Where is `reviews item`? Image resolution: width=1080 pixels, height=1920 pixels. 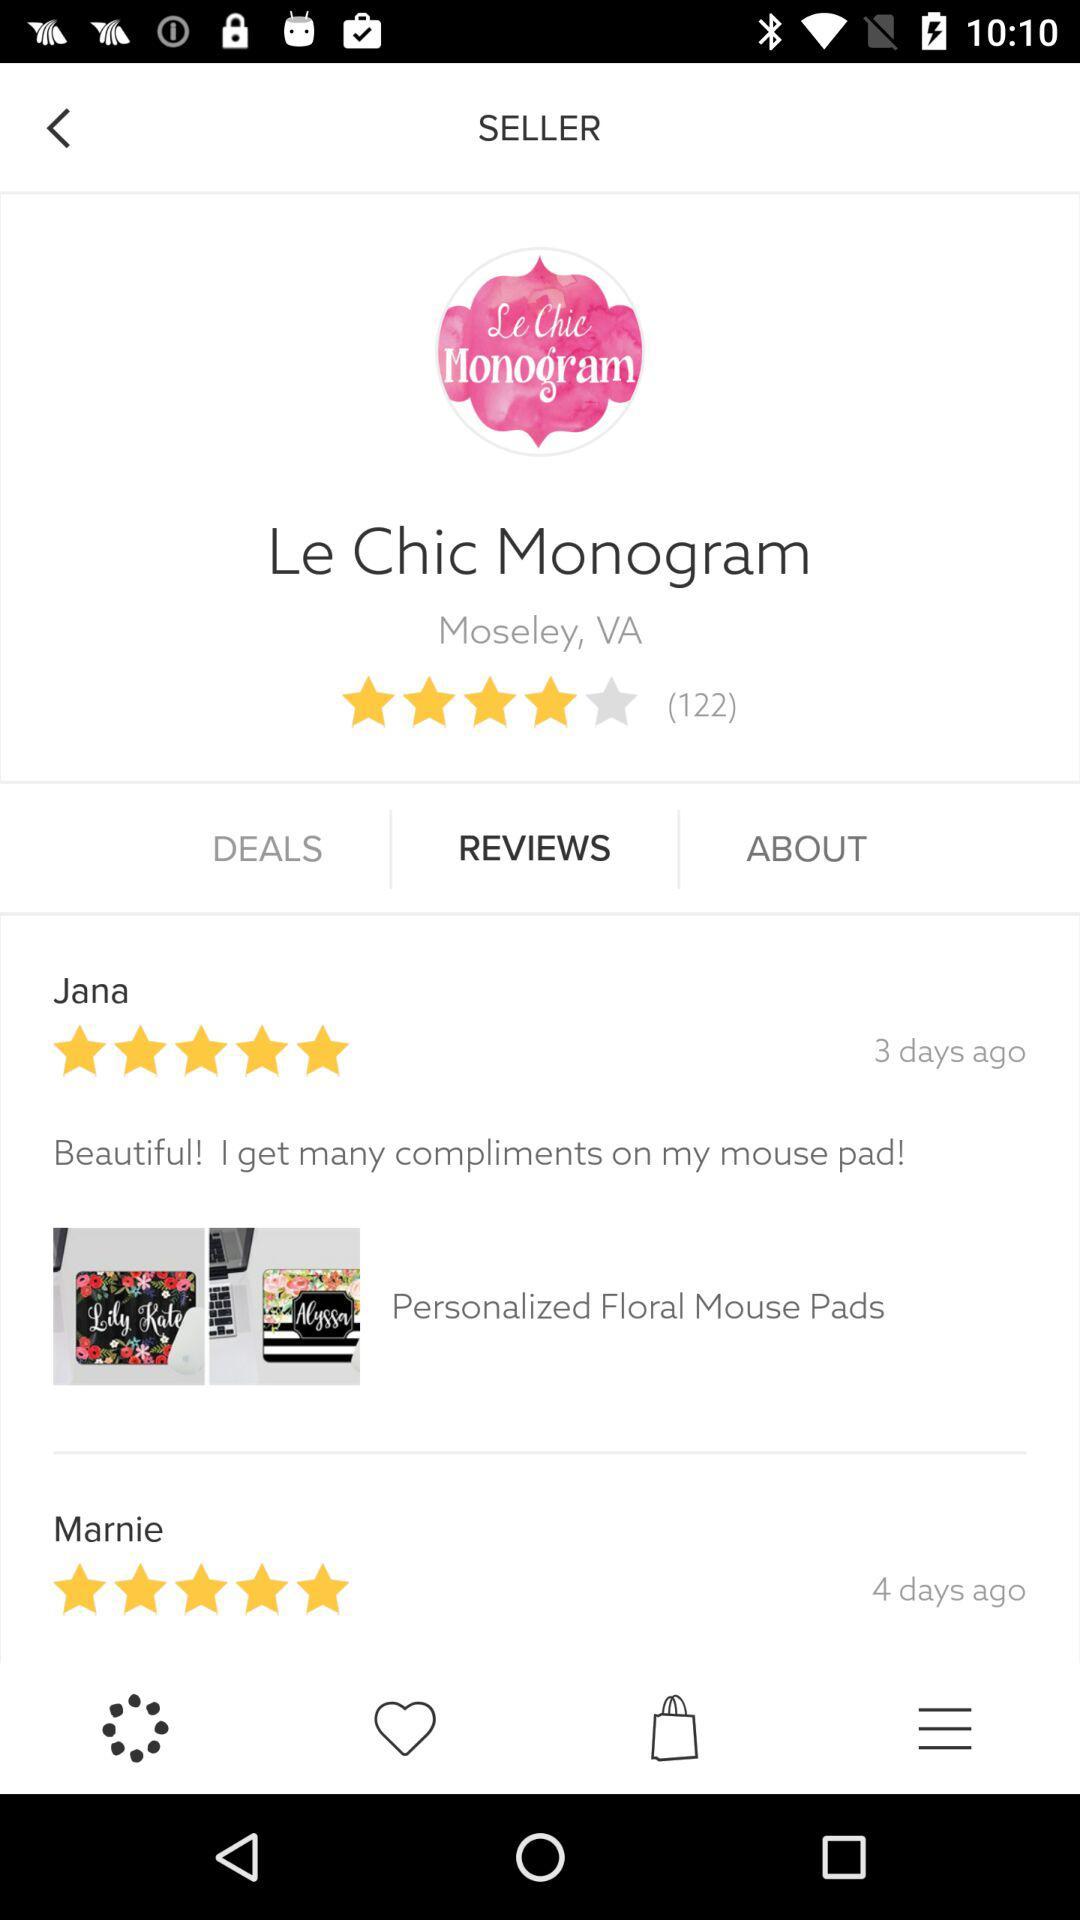
reviews item is located at coordinates (533, 849).